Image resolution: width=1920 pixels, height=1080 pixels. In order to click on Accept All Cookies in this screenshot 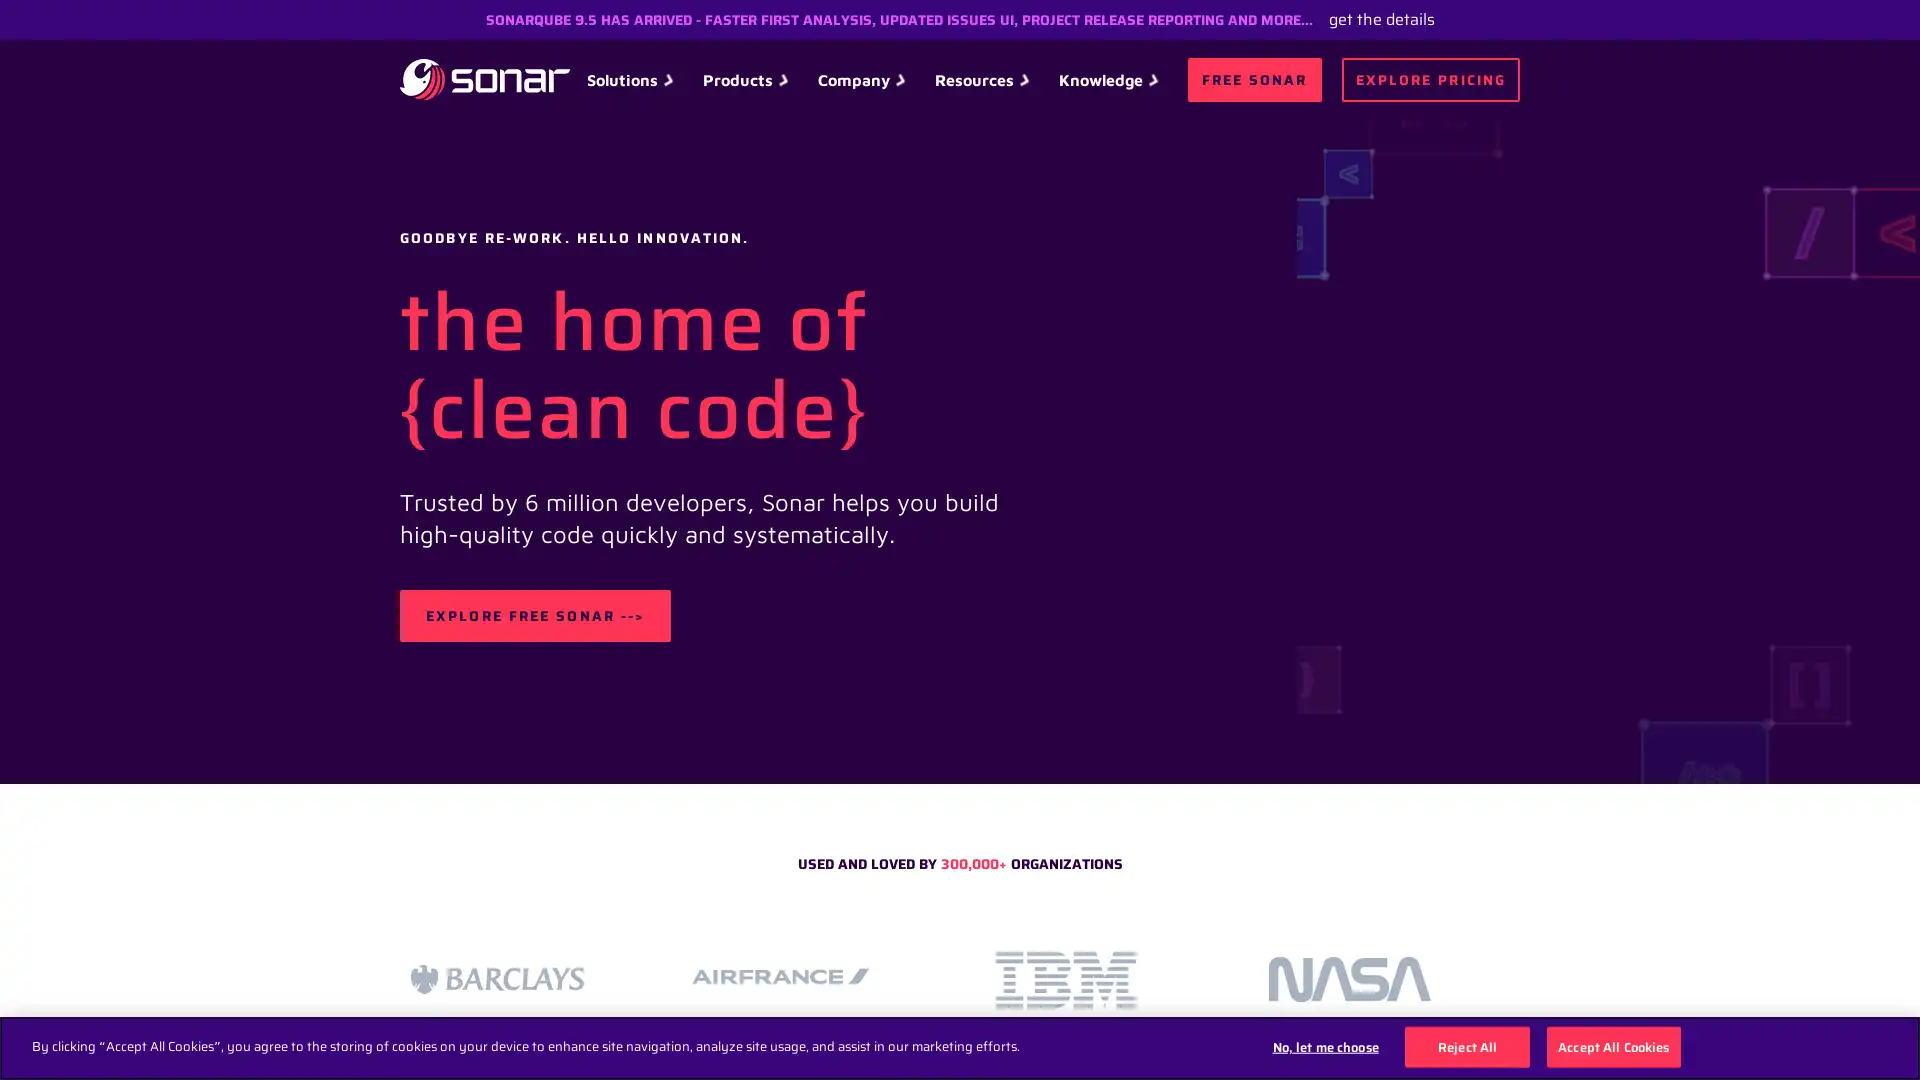, I will do `click(1613, 1045)`.